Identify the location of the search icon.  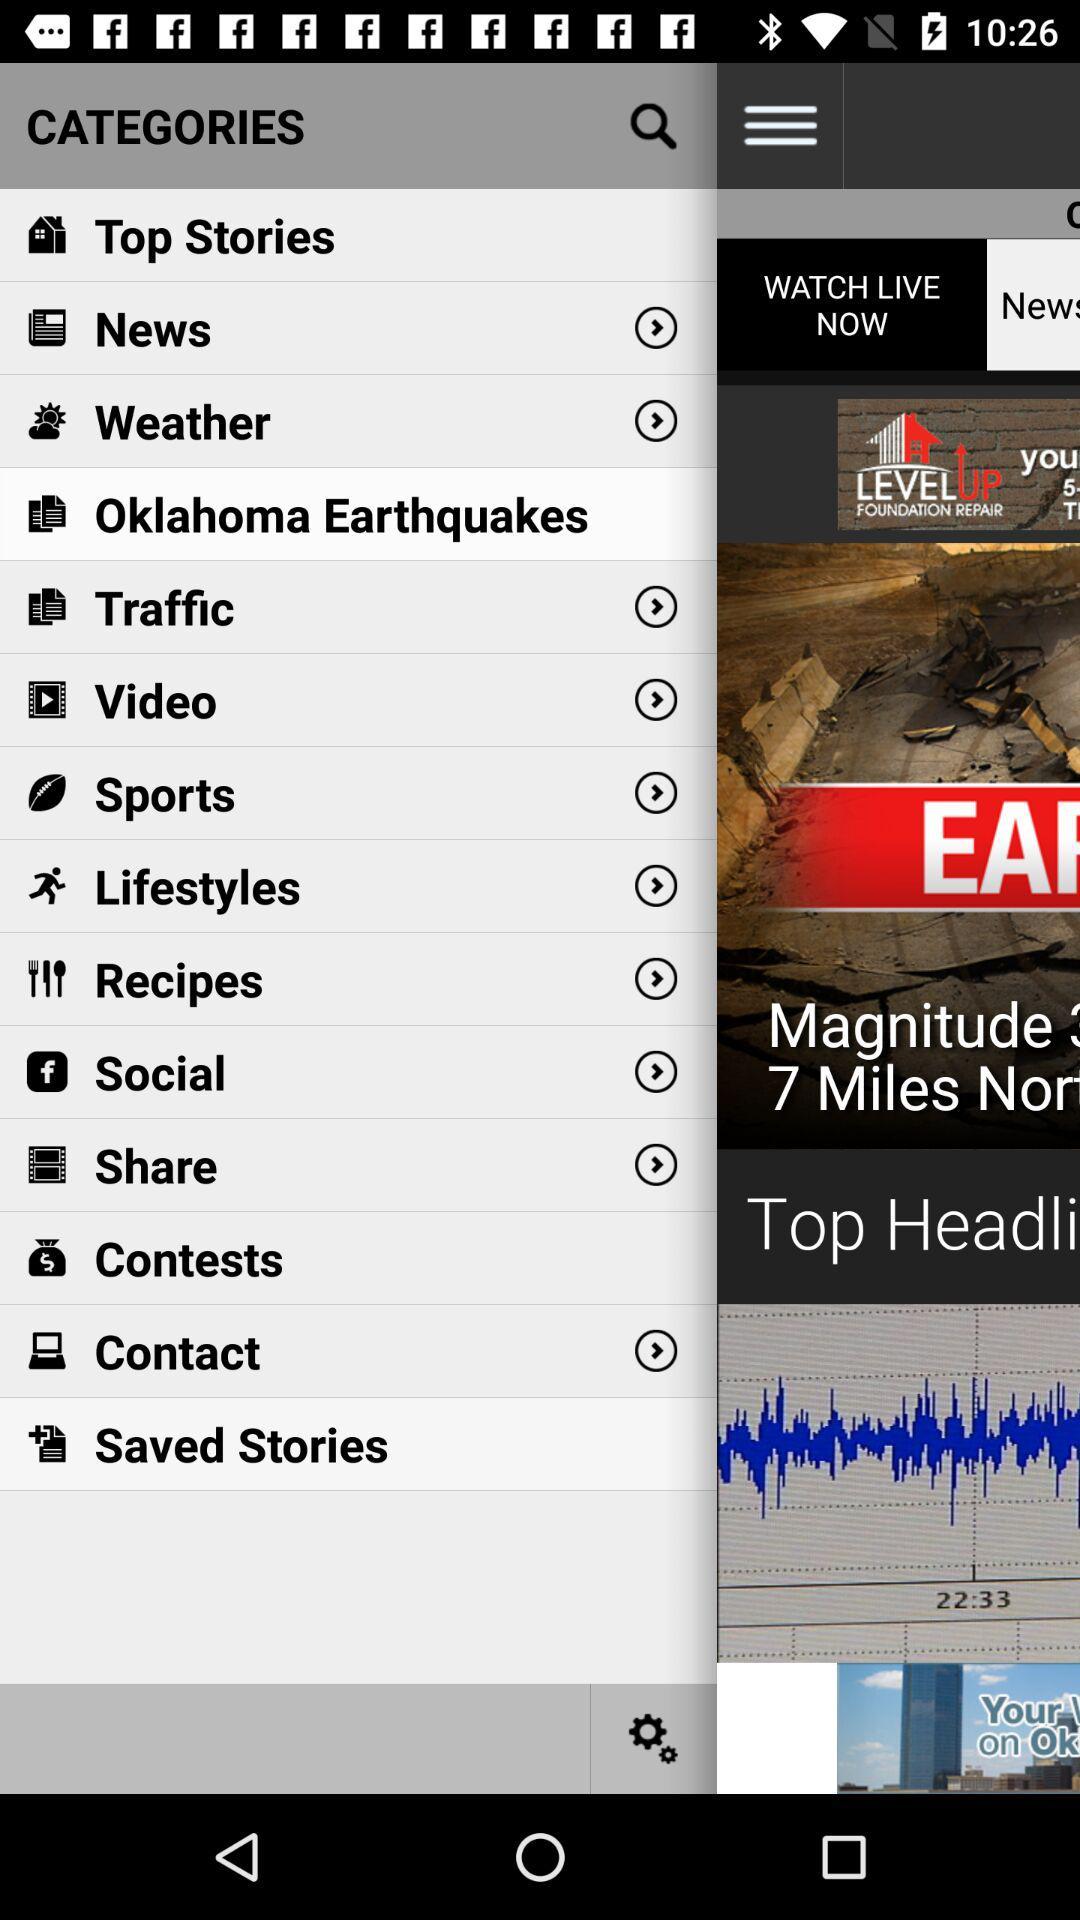
(654, 124).